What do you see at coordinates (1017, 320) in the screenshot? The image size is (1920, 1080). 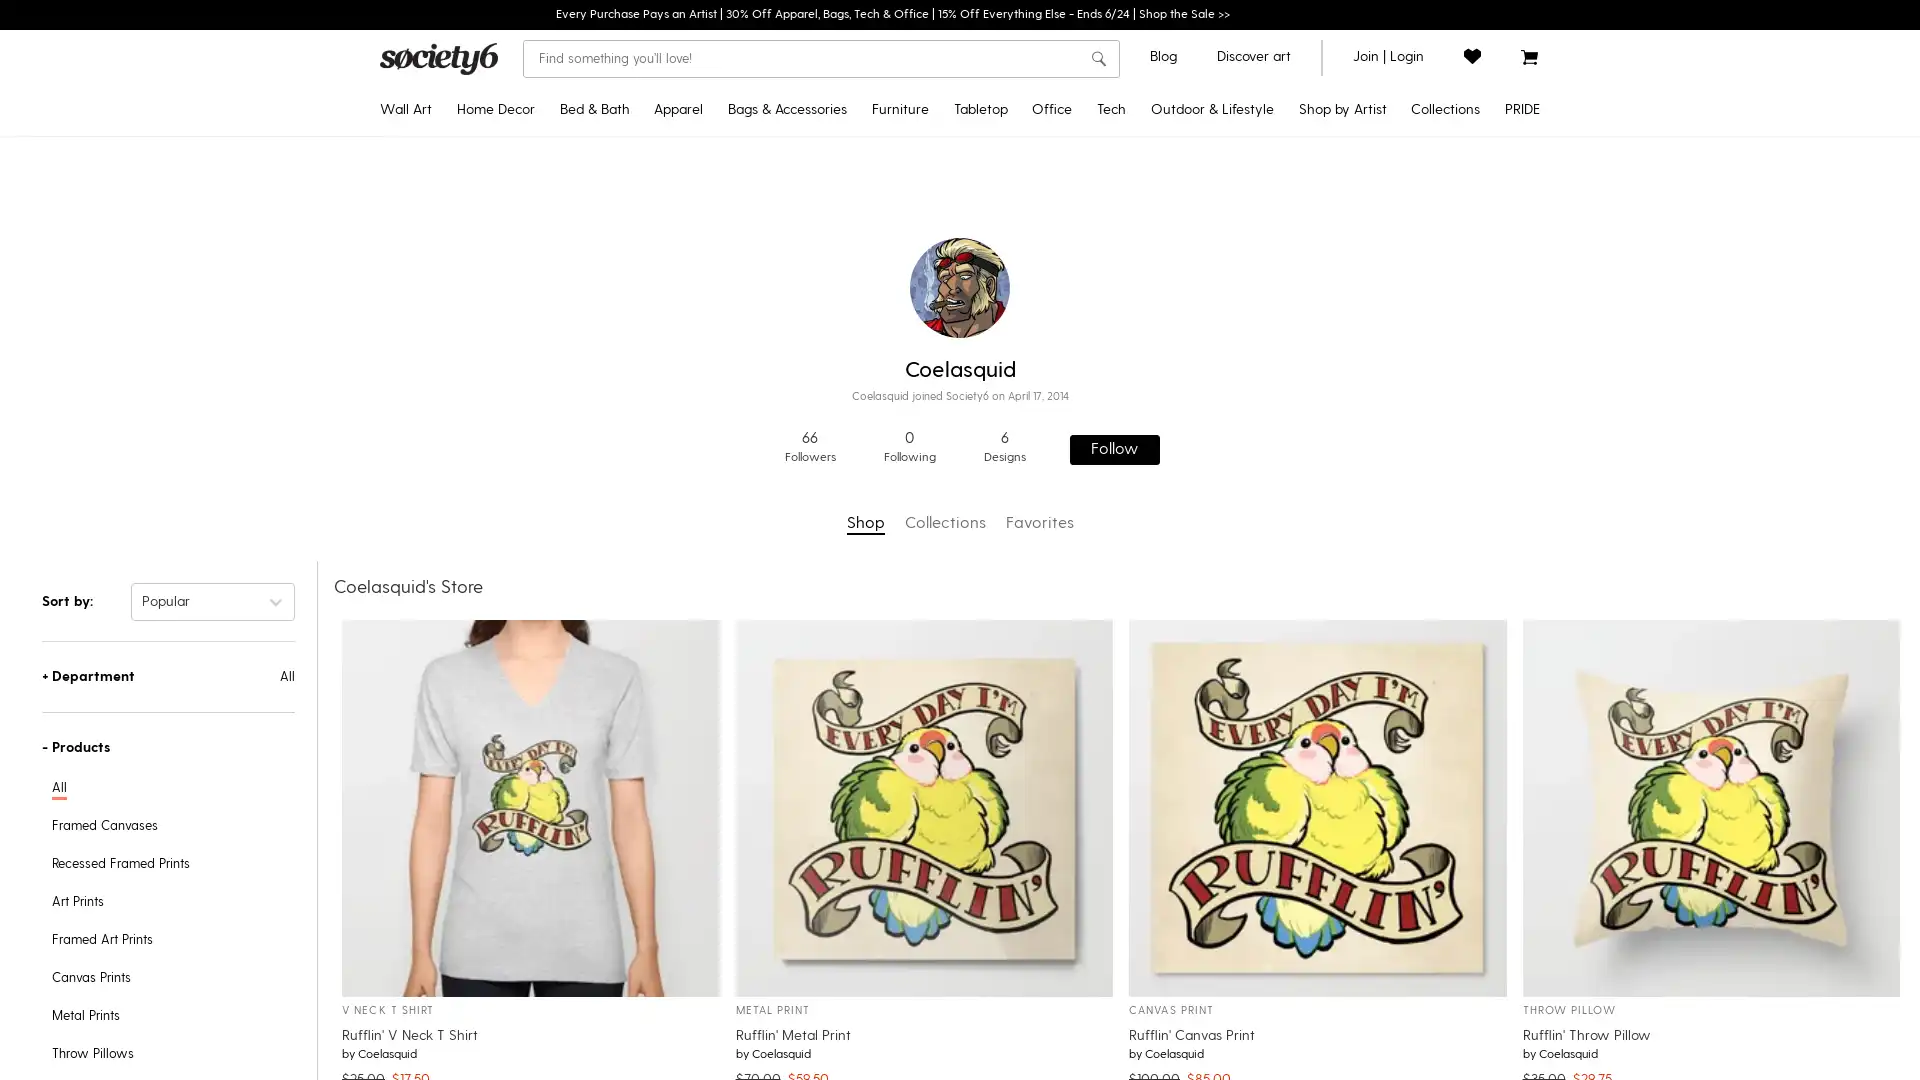 I see `Coasters` at bounding box center [1017, 320].